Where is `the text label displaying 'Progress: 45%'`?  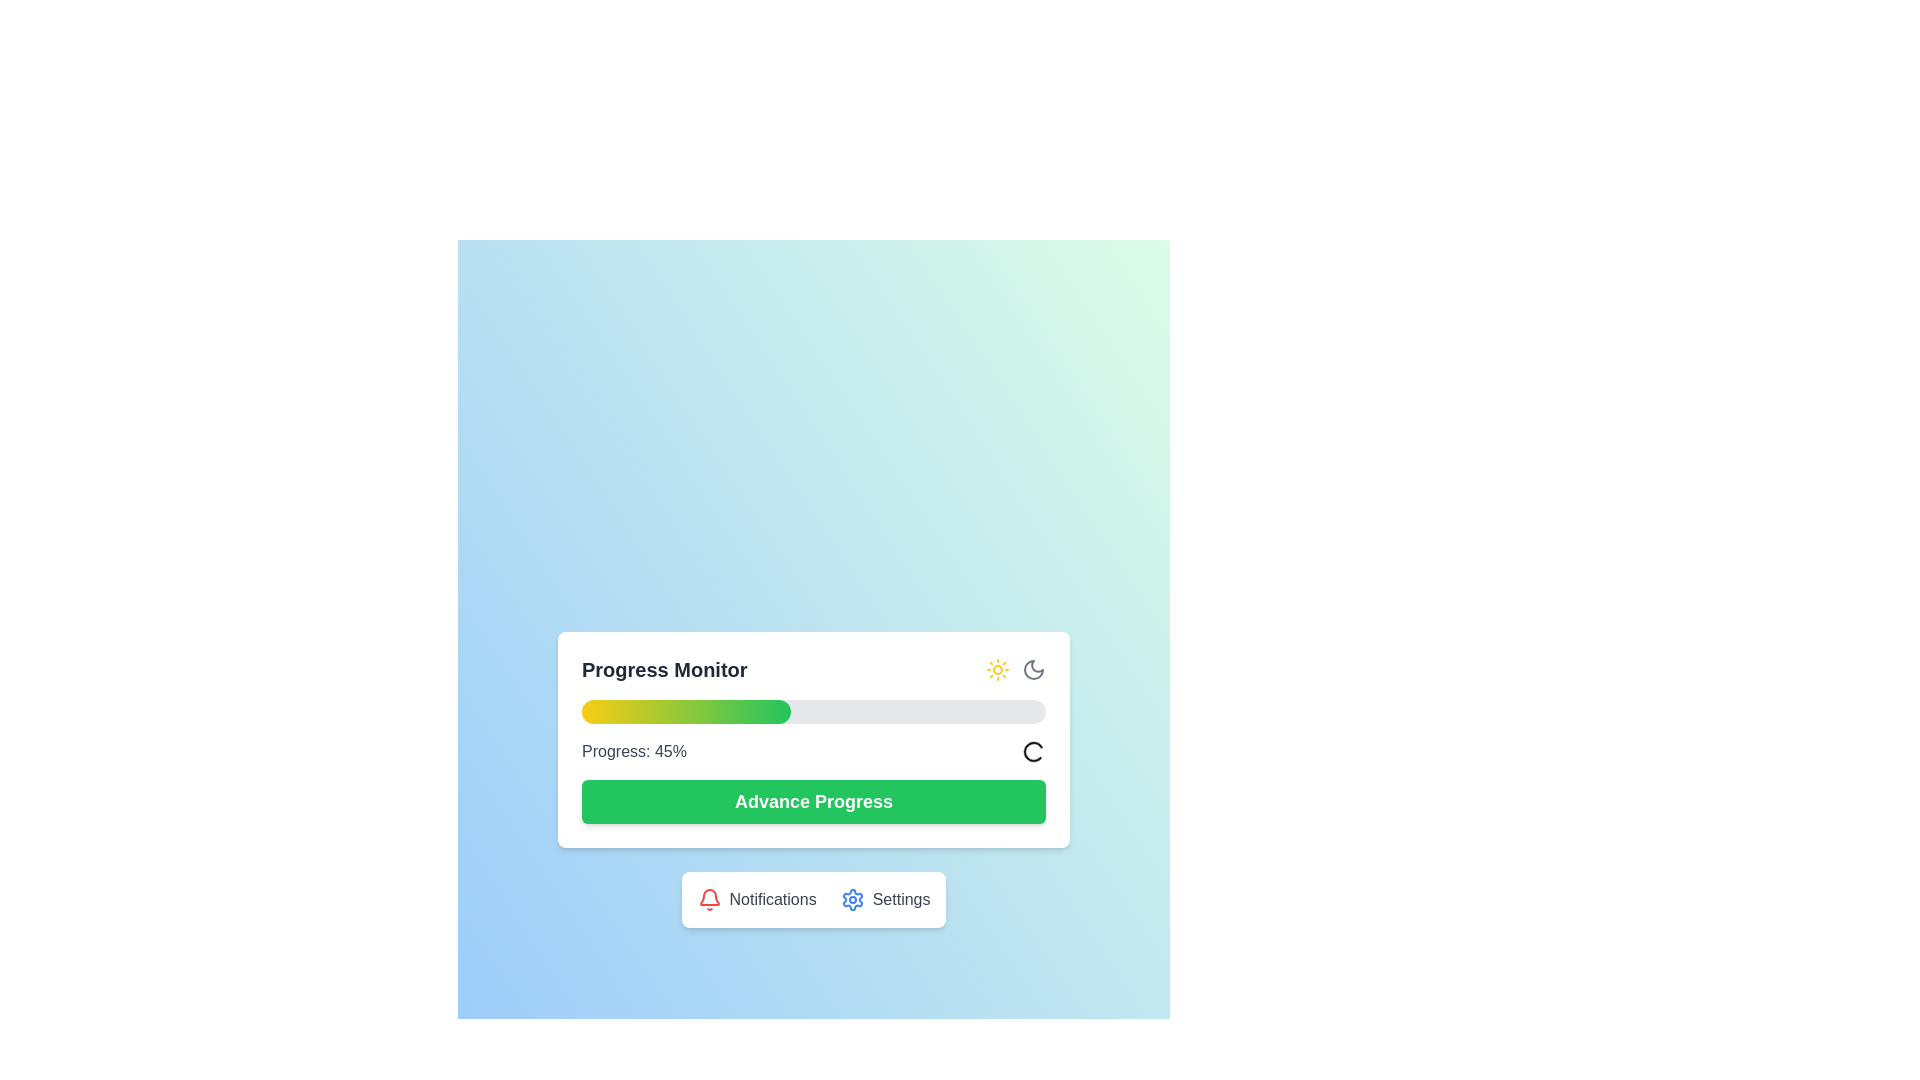
the text label displaying 'Progress: 45%' is located at coordinates (633, 752).